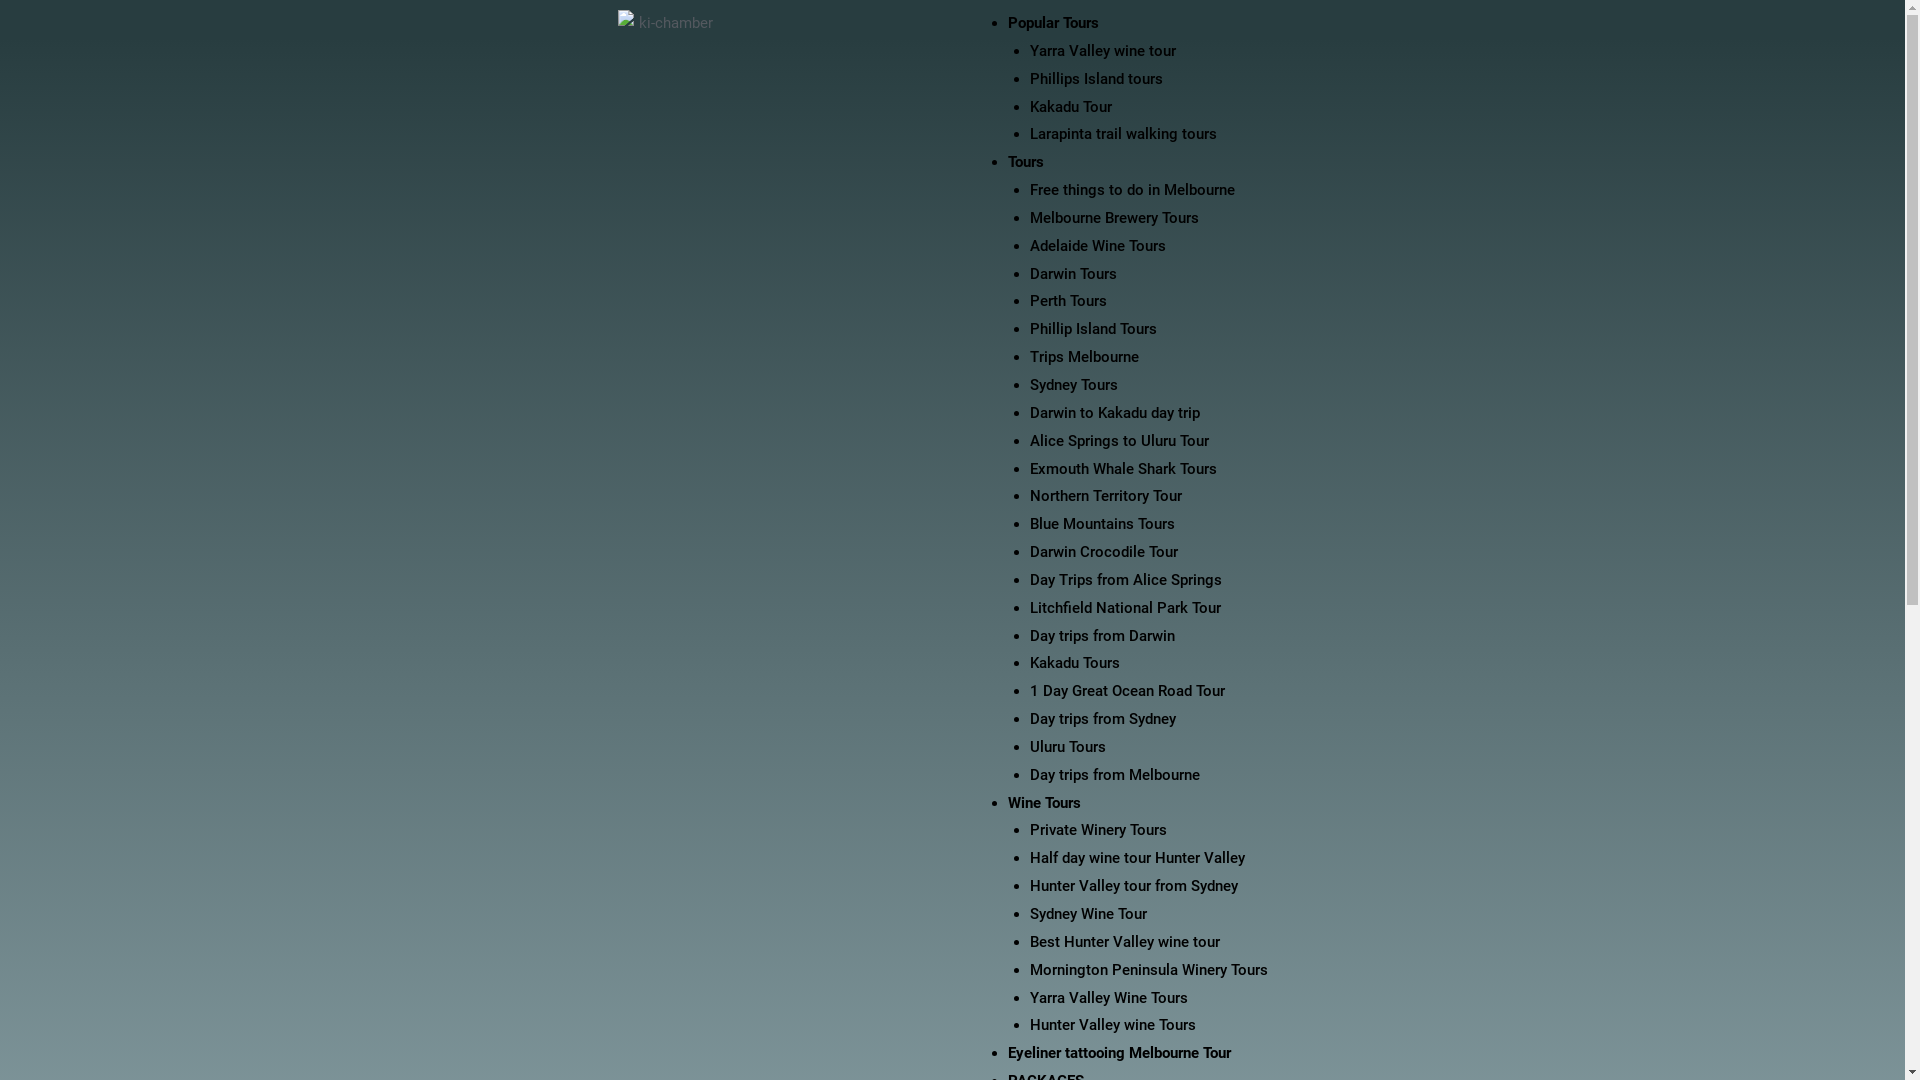 This screenshot has height=1080, width=1920. What do you see at coordinates (1030, 551) in the screenshot?
I see `'Darwin Crocodile Tour'` at bounding box center [1030, 551].